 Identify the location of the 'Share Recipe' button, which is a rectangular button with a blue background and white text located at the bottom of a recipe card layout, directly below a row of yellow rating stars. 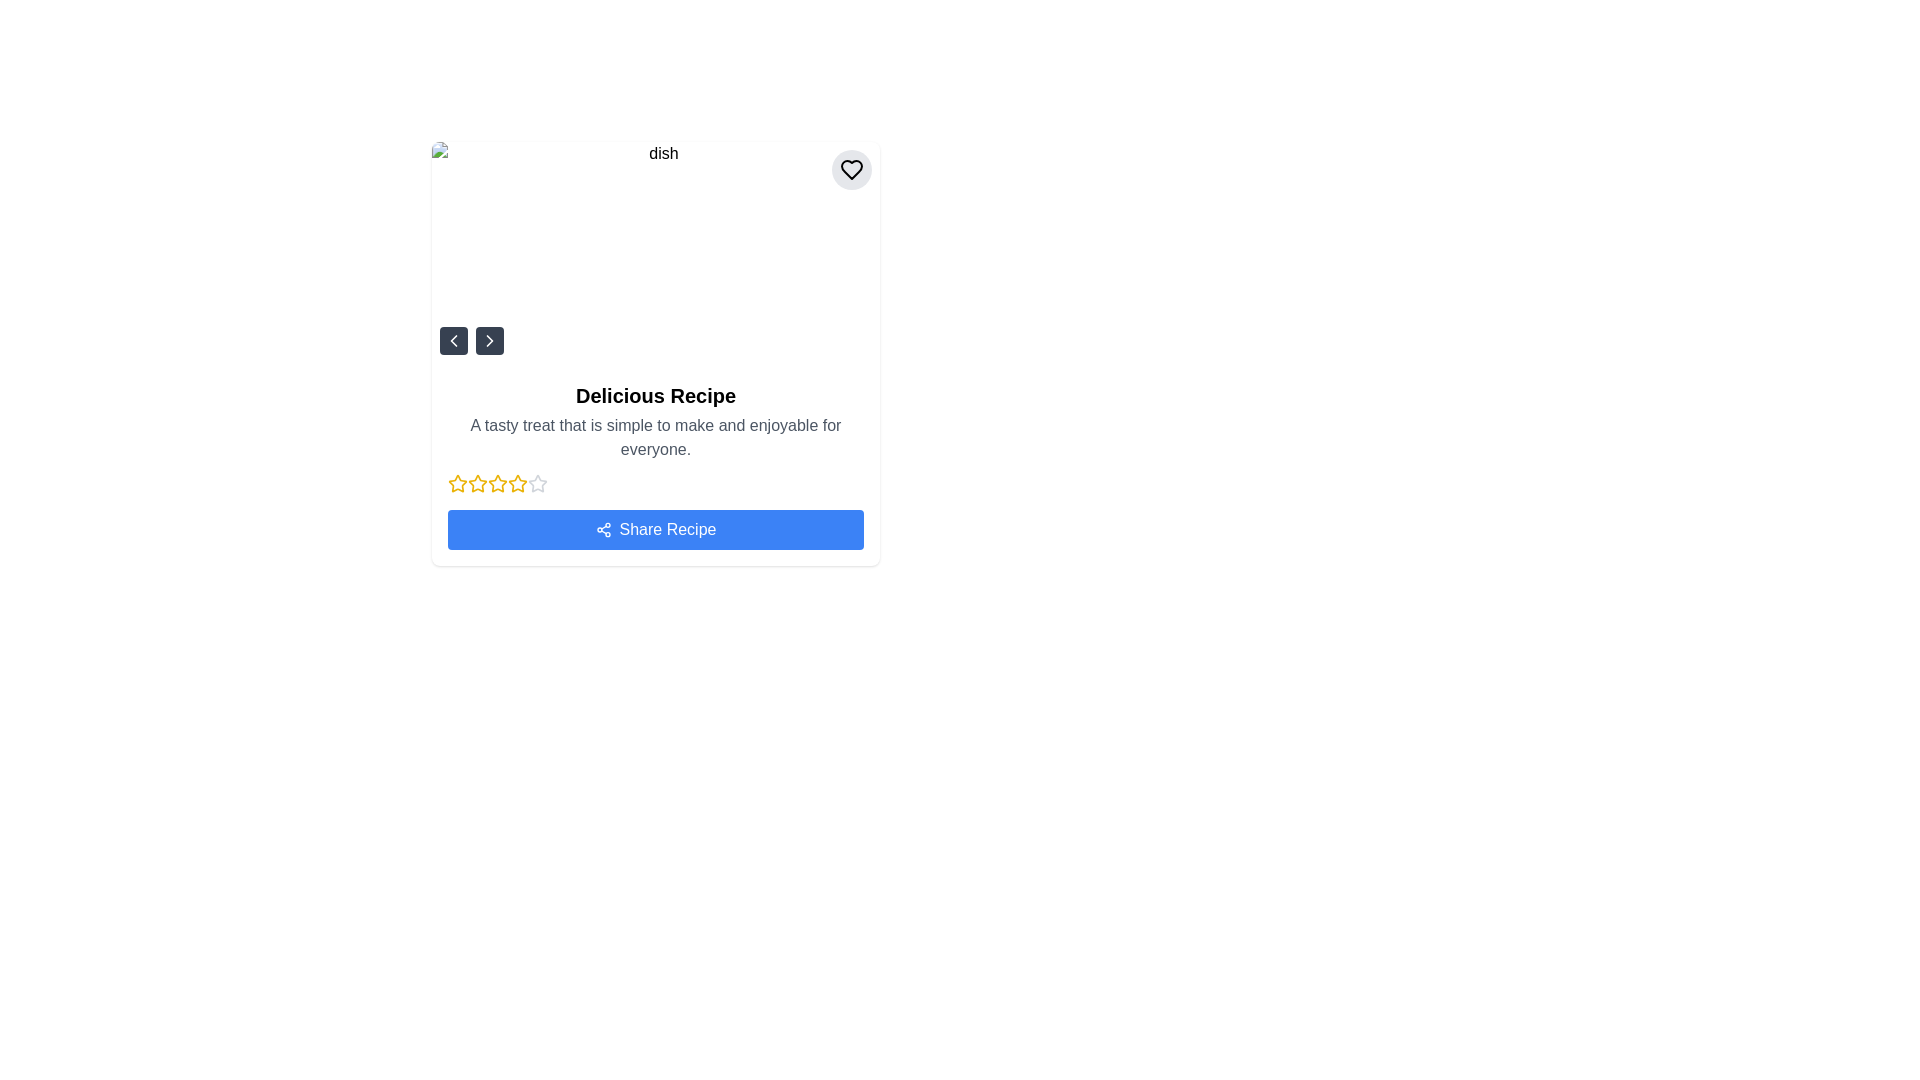
(656, 528).